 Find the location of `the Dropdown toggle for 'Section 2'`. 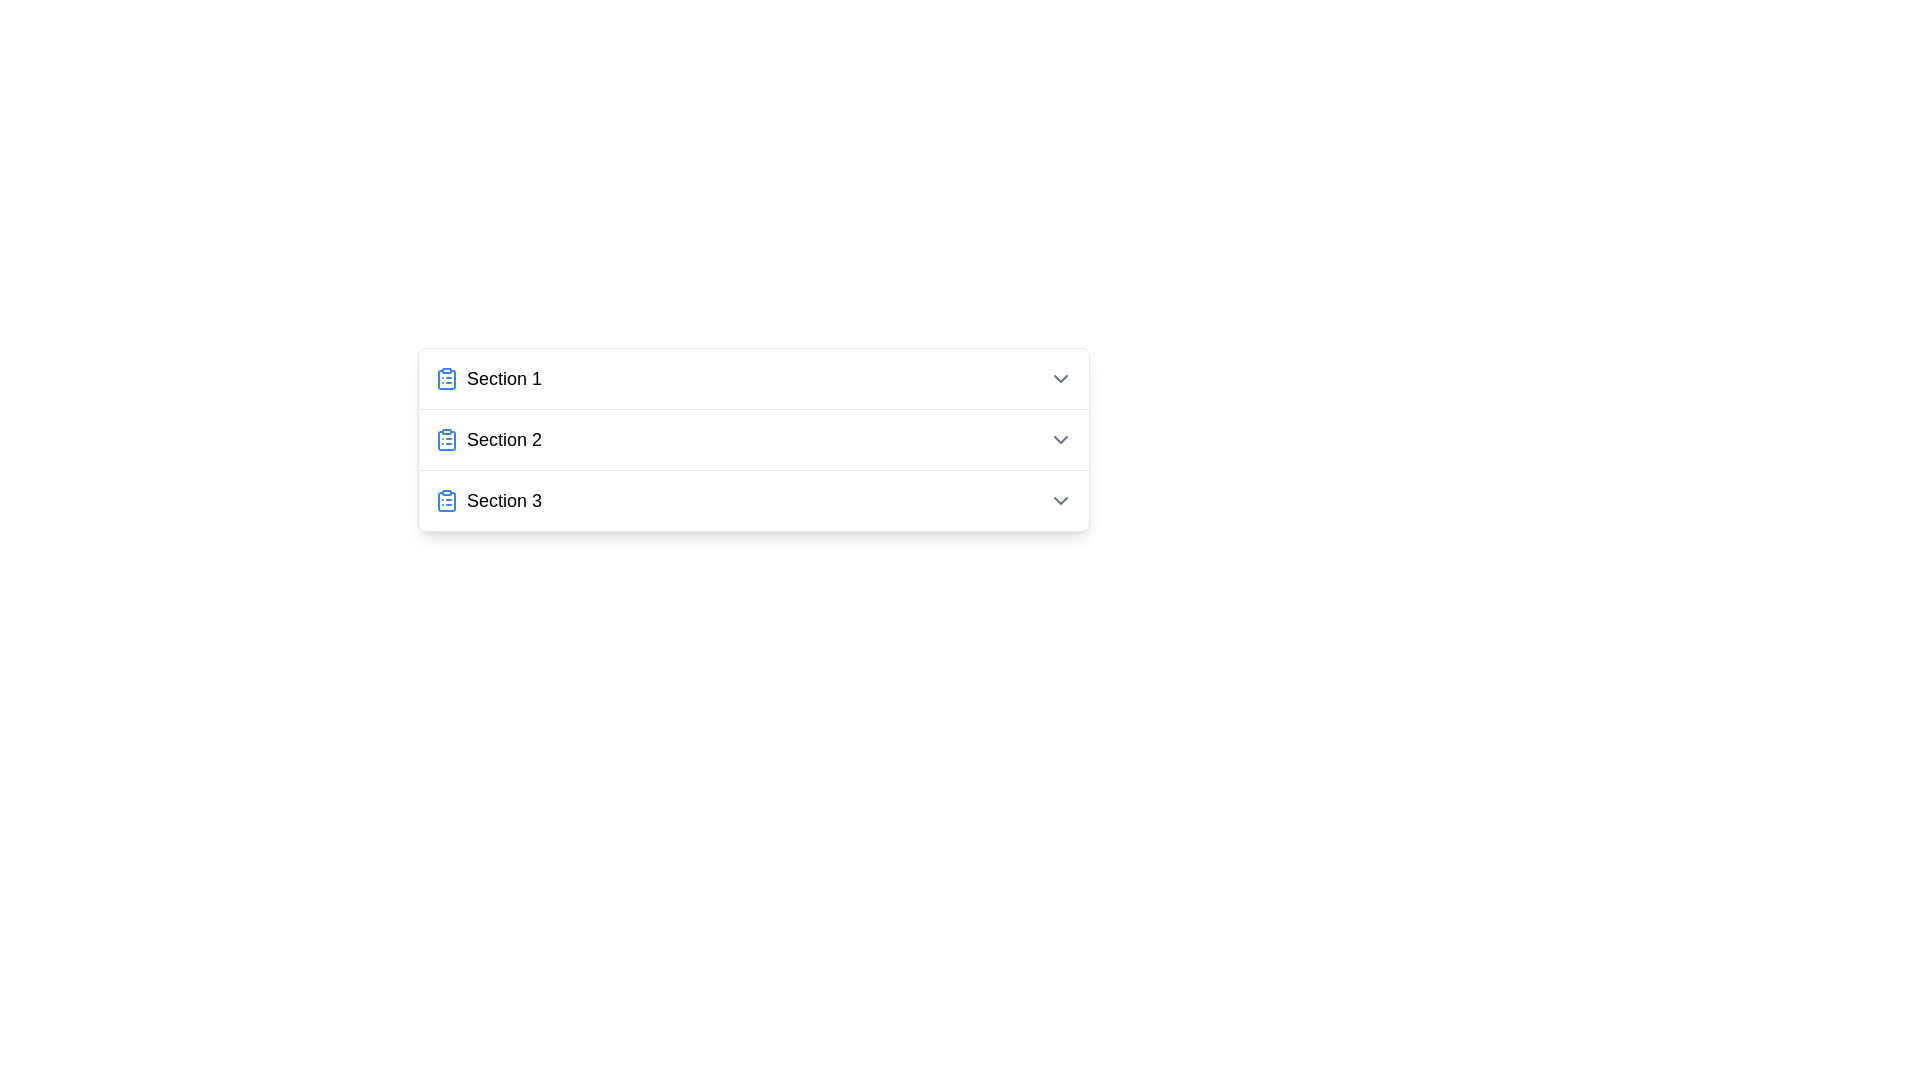

the Dropdown toggle for 'Section 2' is located at coordinates (752, 438).